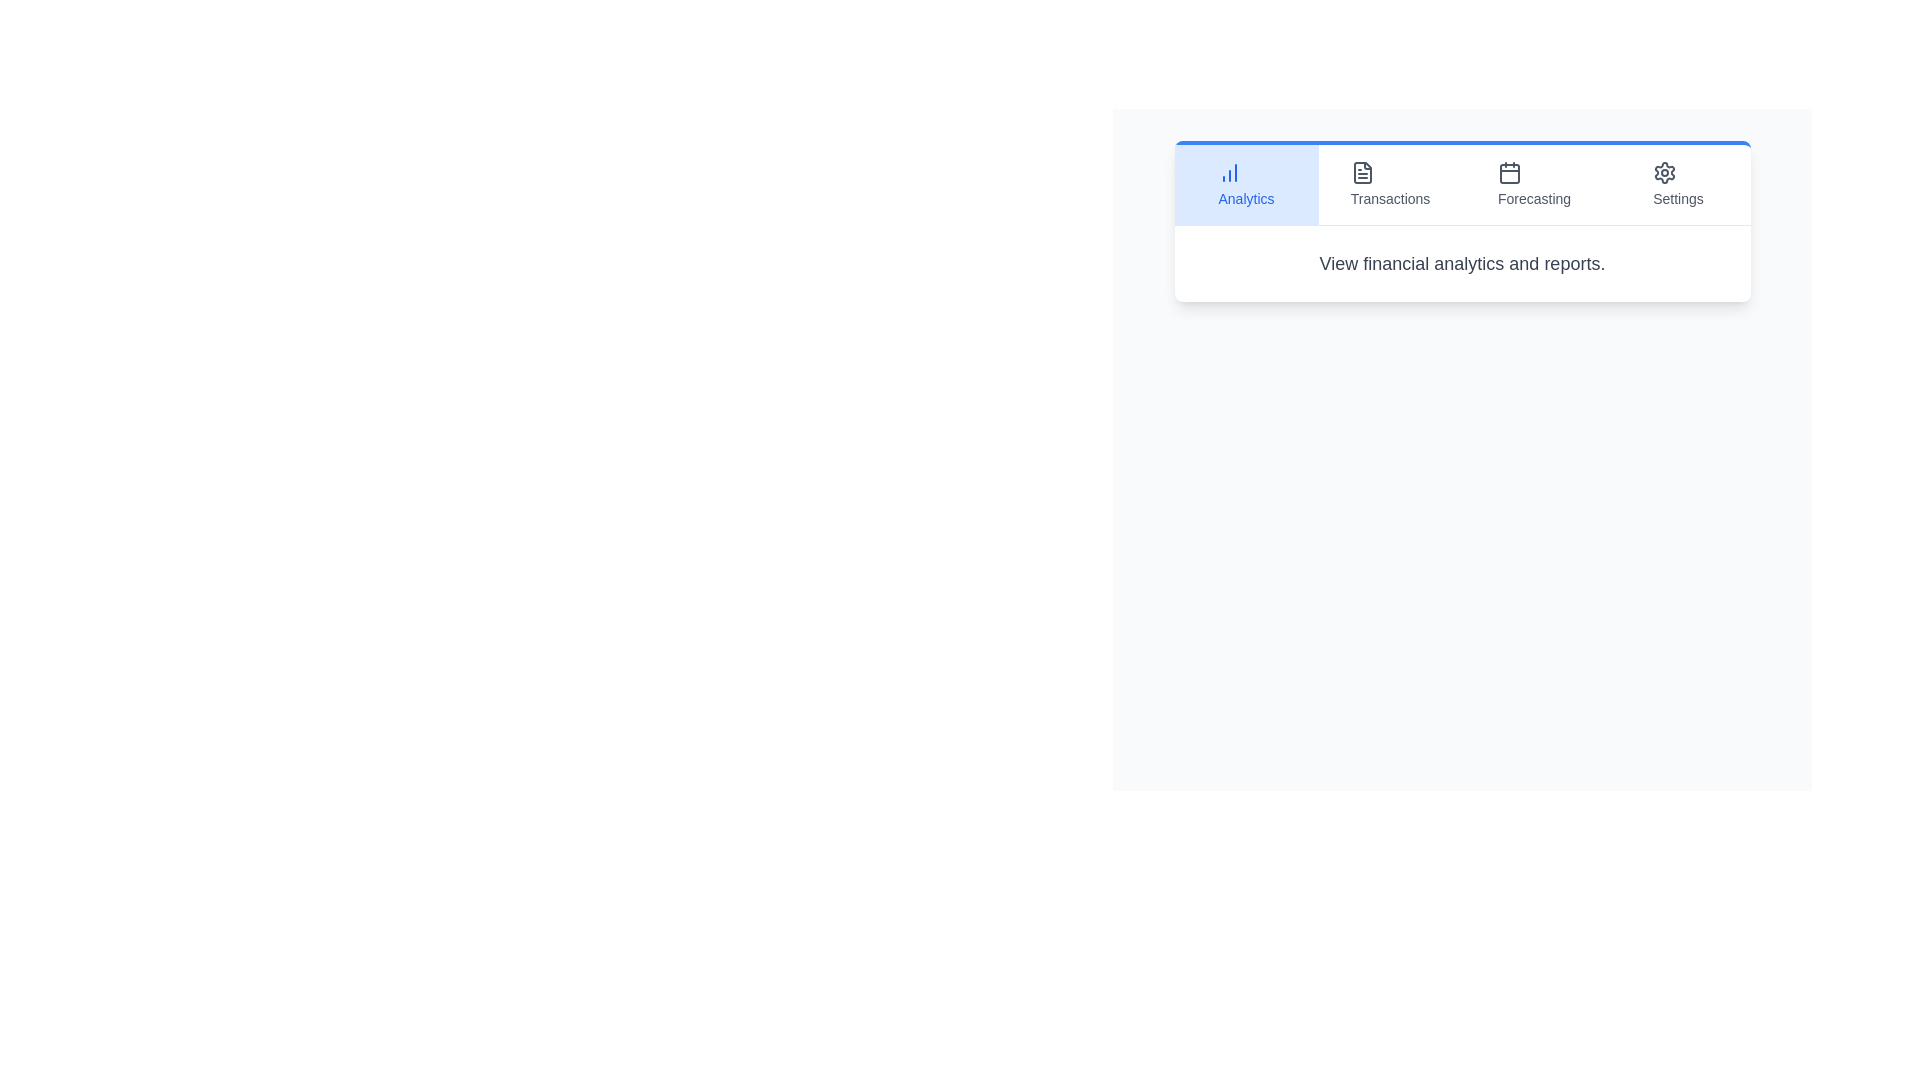  What do you see at coordinates (1678, 185) in the screenshot?
I see `the tab labeled Settings` at bounding box center [1678, 185].